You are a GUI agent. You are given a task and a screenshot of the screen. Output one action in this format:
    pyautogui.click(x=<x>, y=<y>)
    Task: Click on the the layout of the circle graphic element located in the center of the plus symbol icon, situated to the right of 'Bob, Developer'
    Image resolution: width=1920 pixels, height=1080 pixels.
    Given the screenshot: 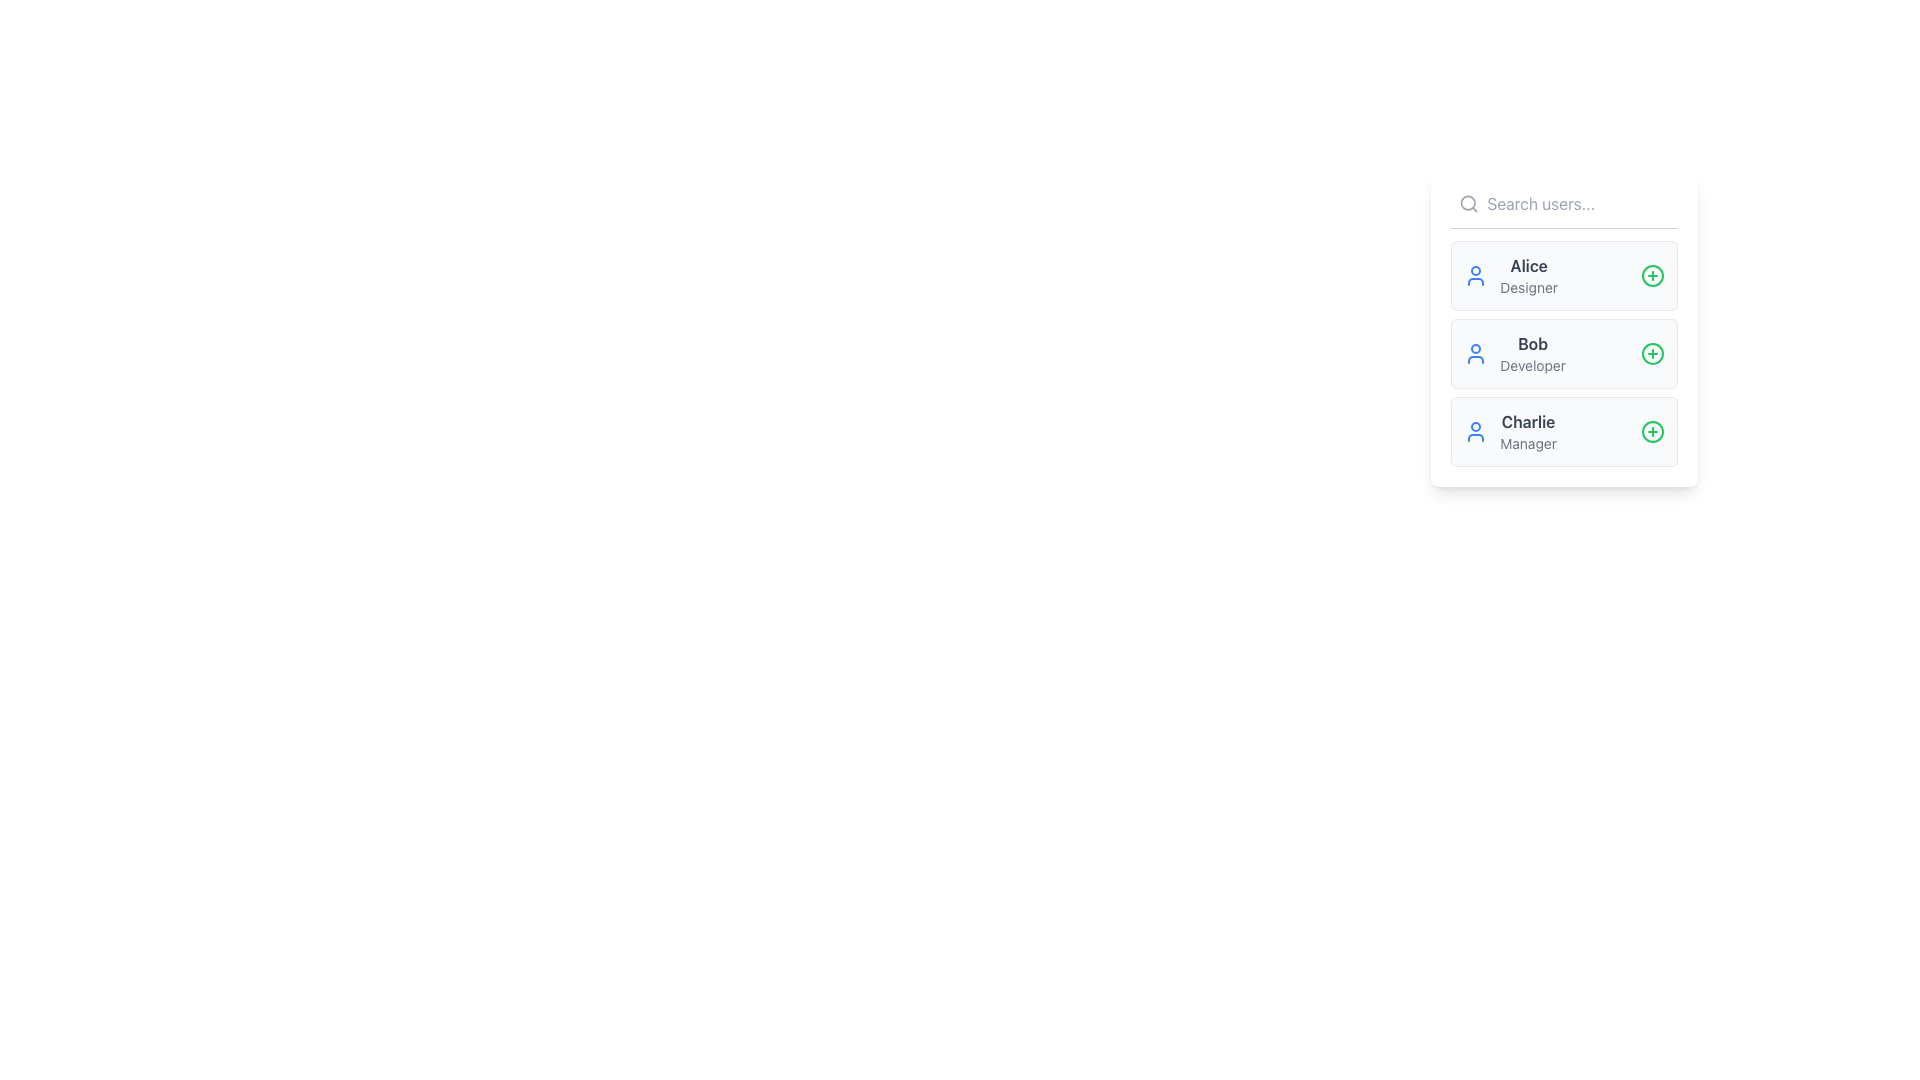 What is the action you would take?
    pyautogui.click(x=1652, y=353)
    